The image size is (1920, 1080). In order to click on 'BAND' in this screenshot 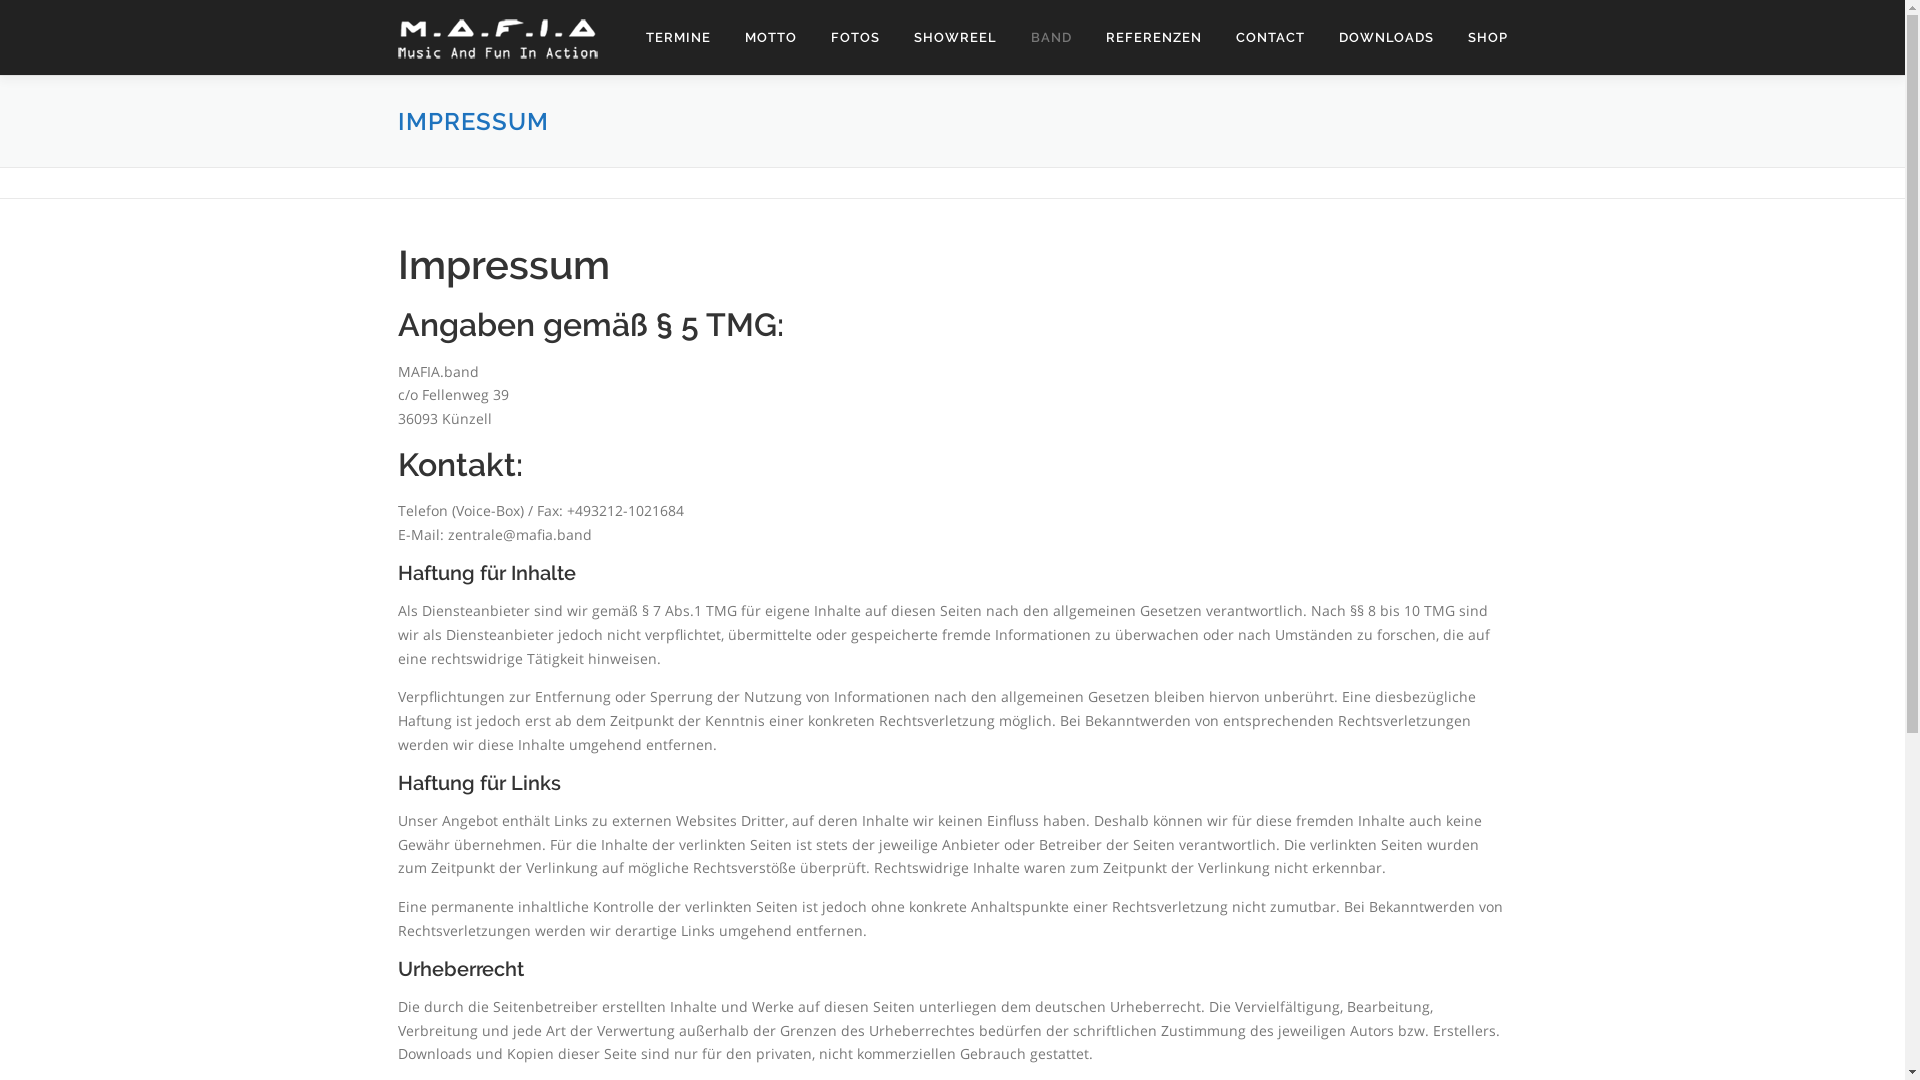, I will do `click(1050, 37)`.